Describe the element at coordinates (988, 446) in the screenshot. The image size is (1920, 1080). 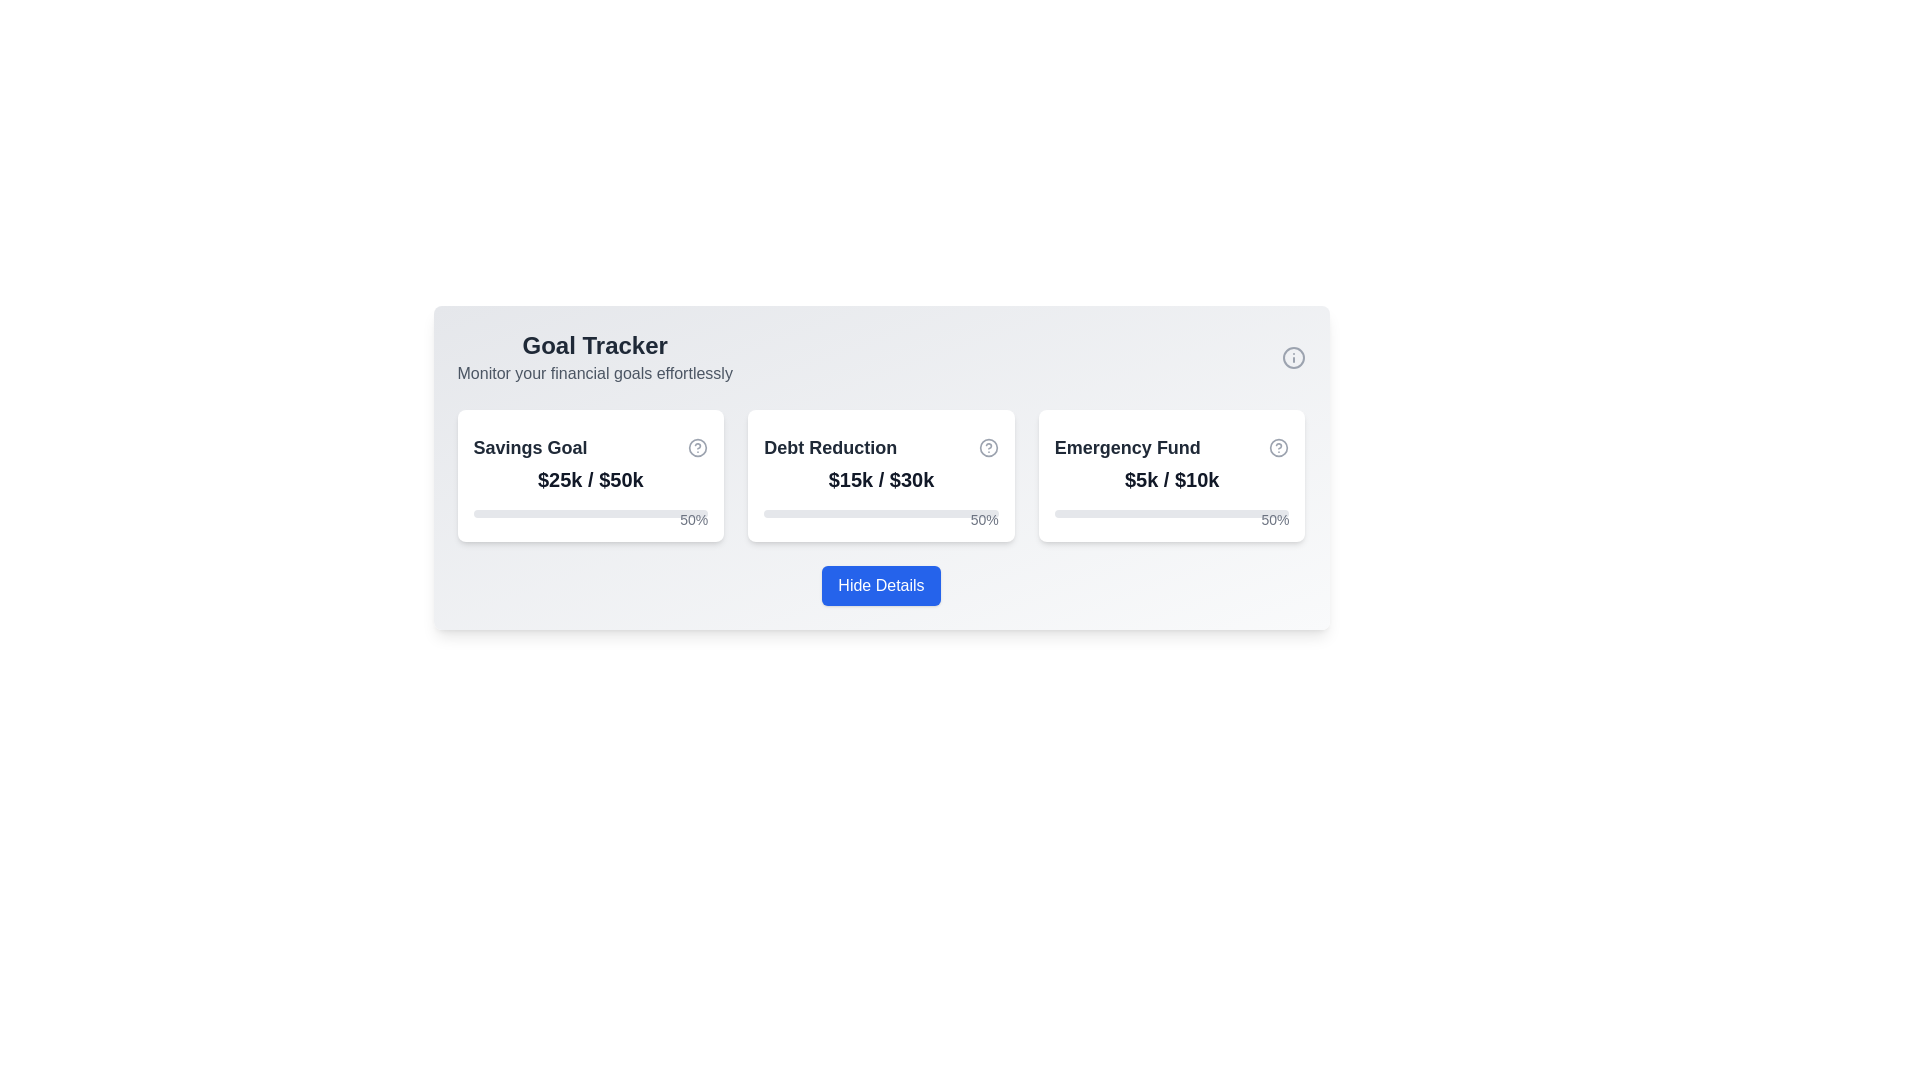
I see `the Question Mark icon in the top-right corner of the 'Debt Reduction' card` at that location.